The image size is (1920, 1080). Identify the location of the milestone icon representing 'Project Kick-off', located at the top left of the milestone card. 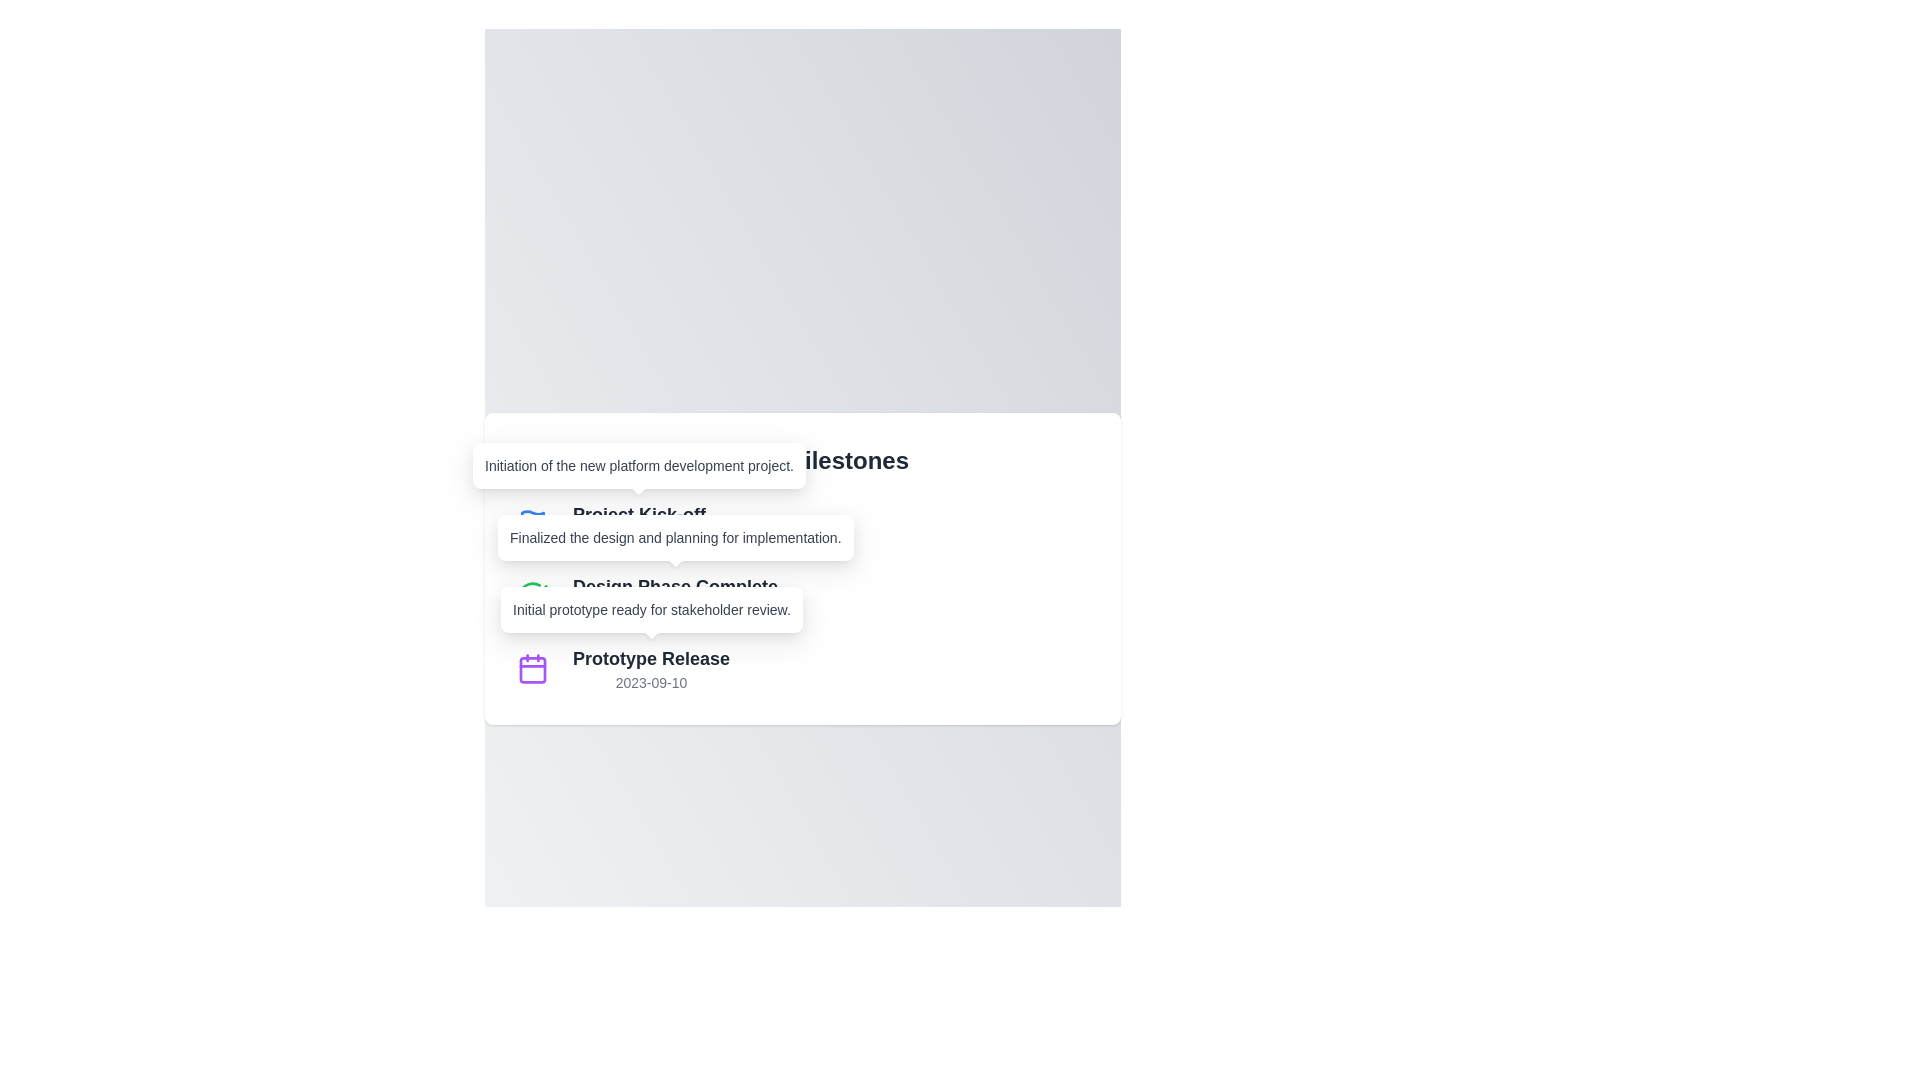
(532, 523).